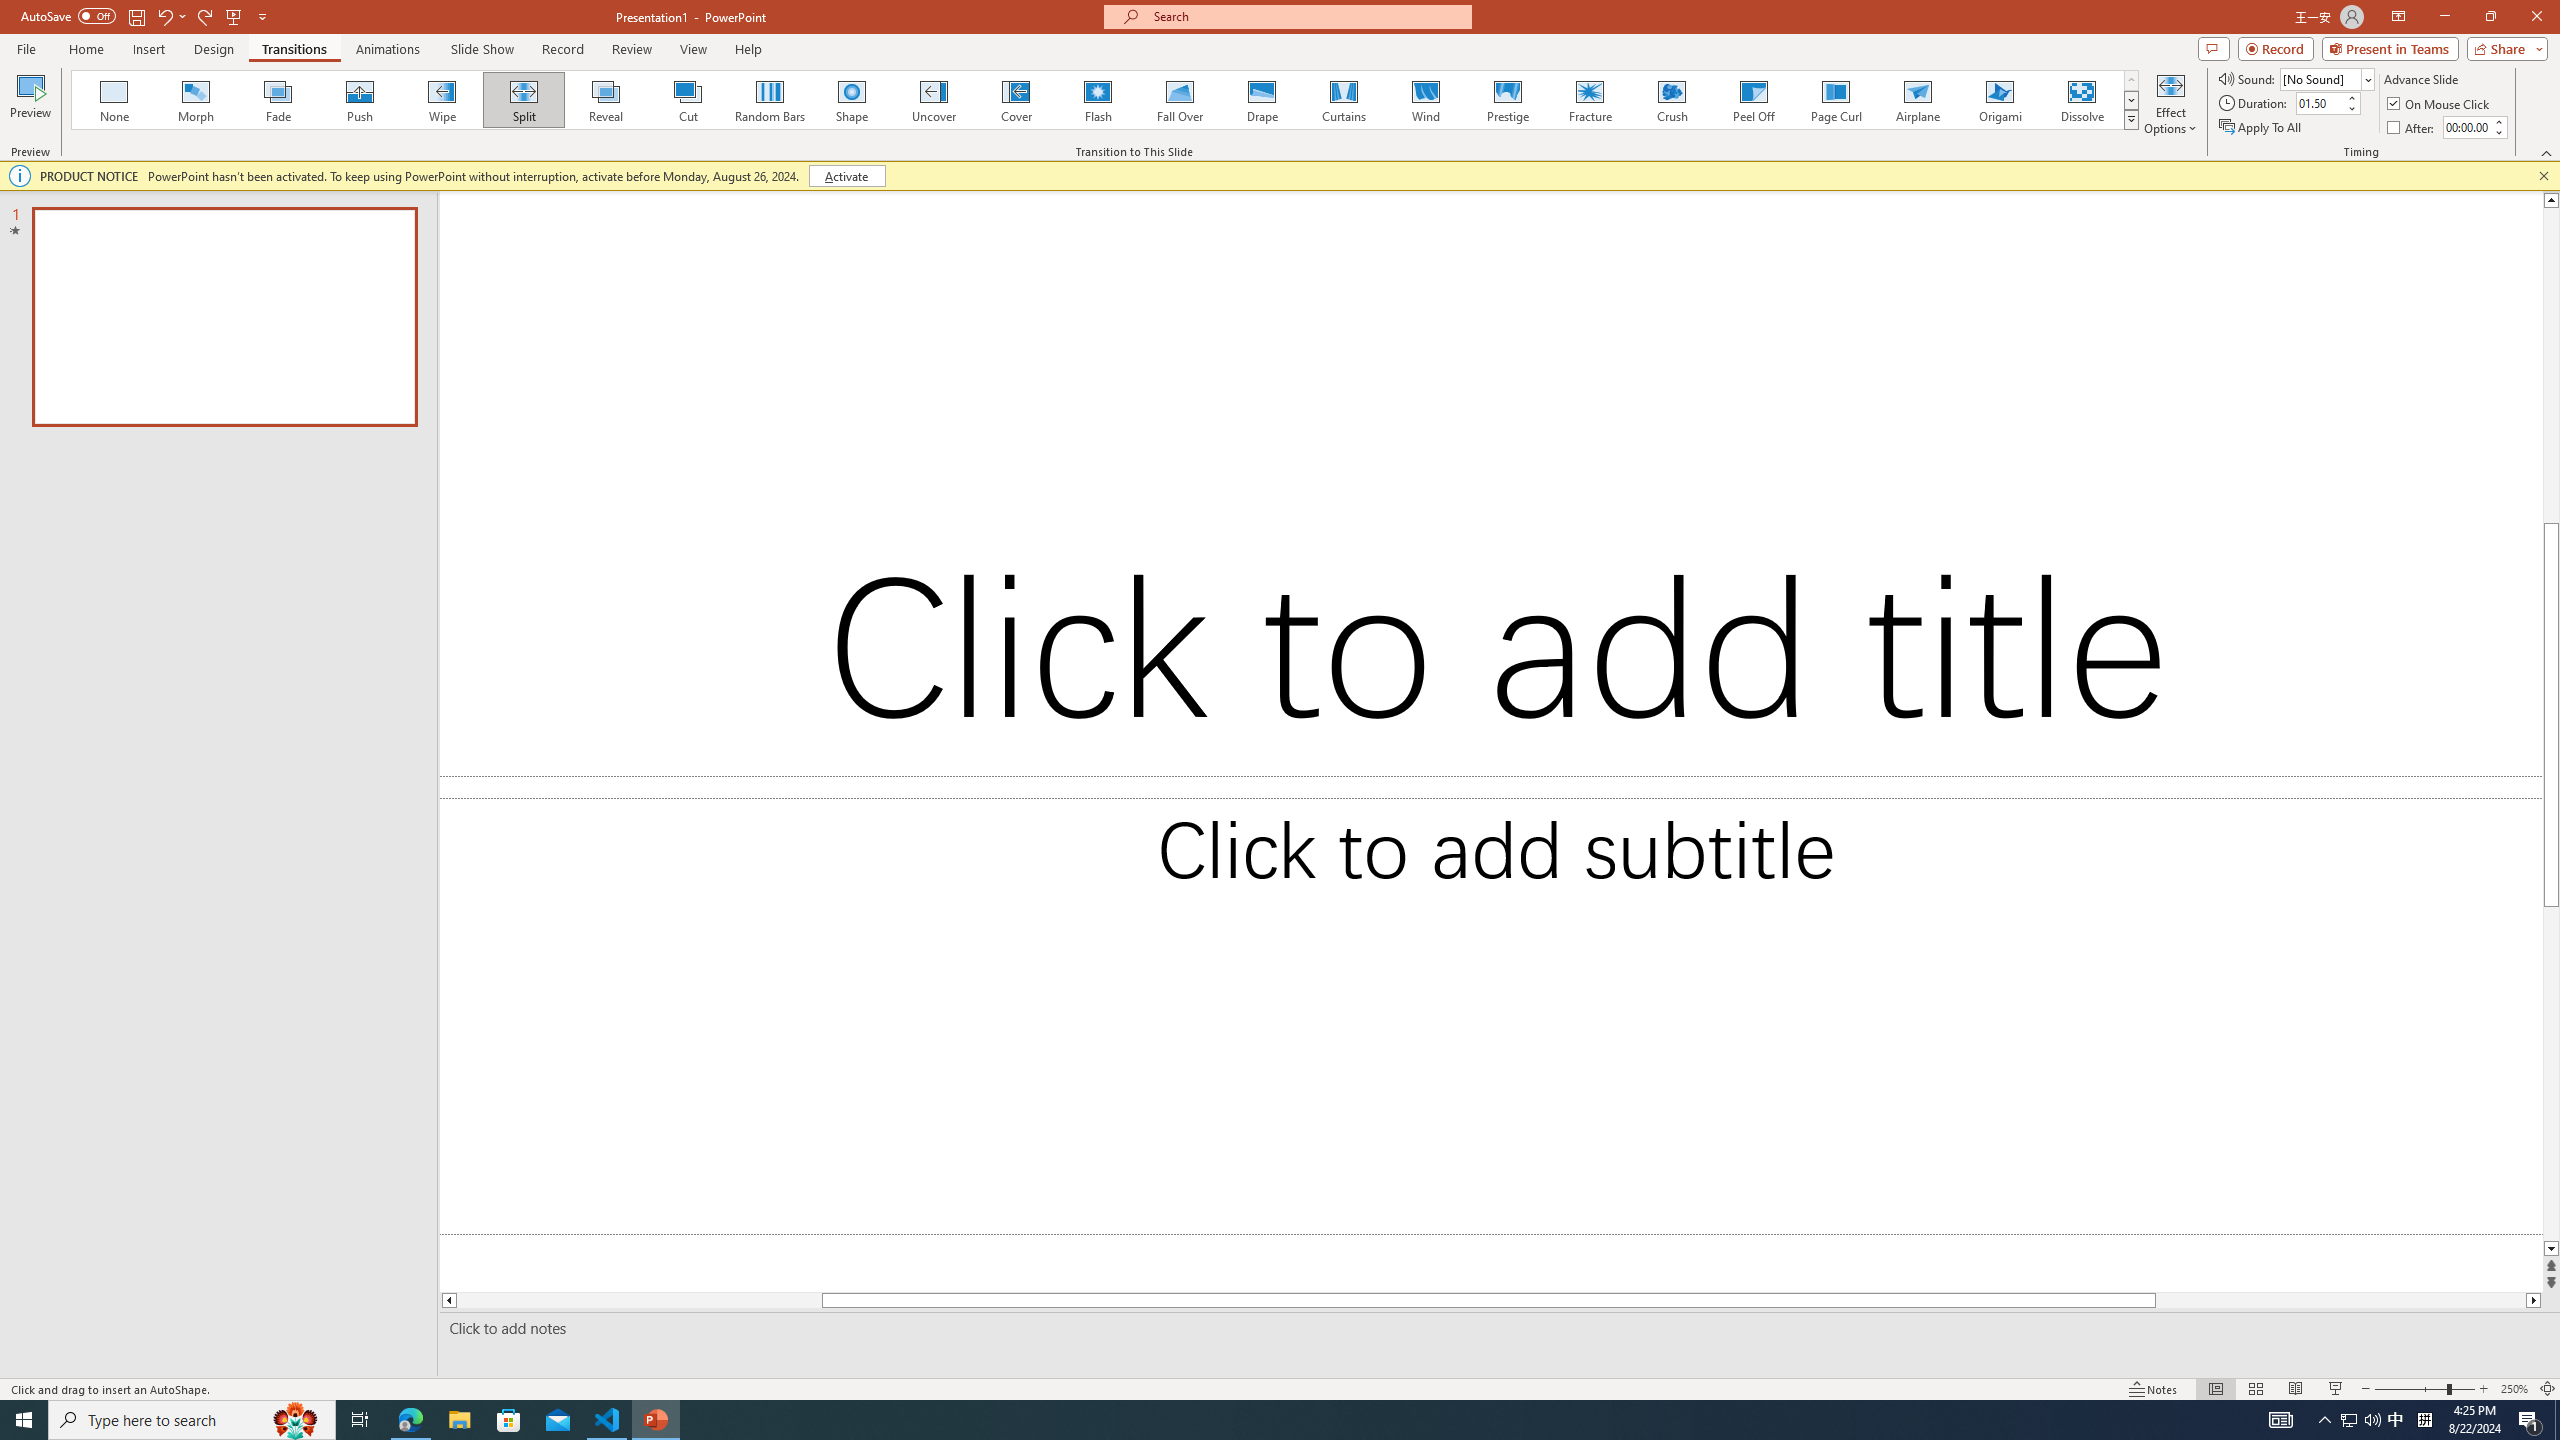  I want to click on 'Fall Over', so click(1179, 99).